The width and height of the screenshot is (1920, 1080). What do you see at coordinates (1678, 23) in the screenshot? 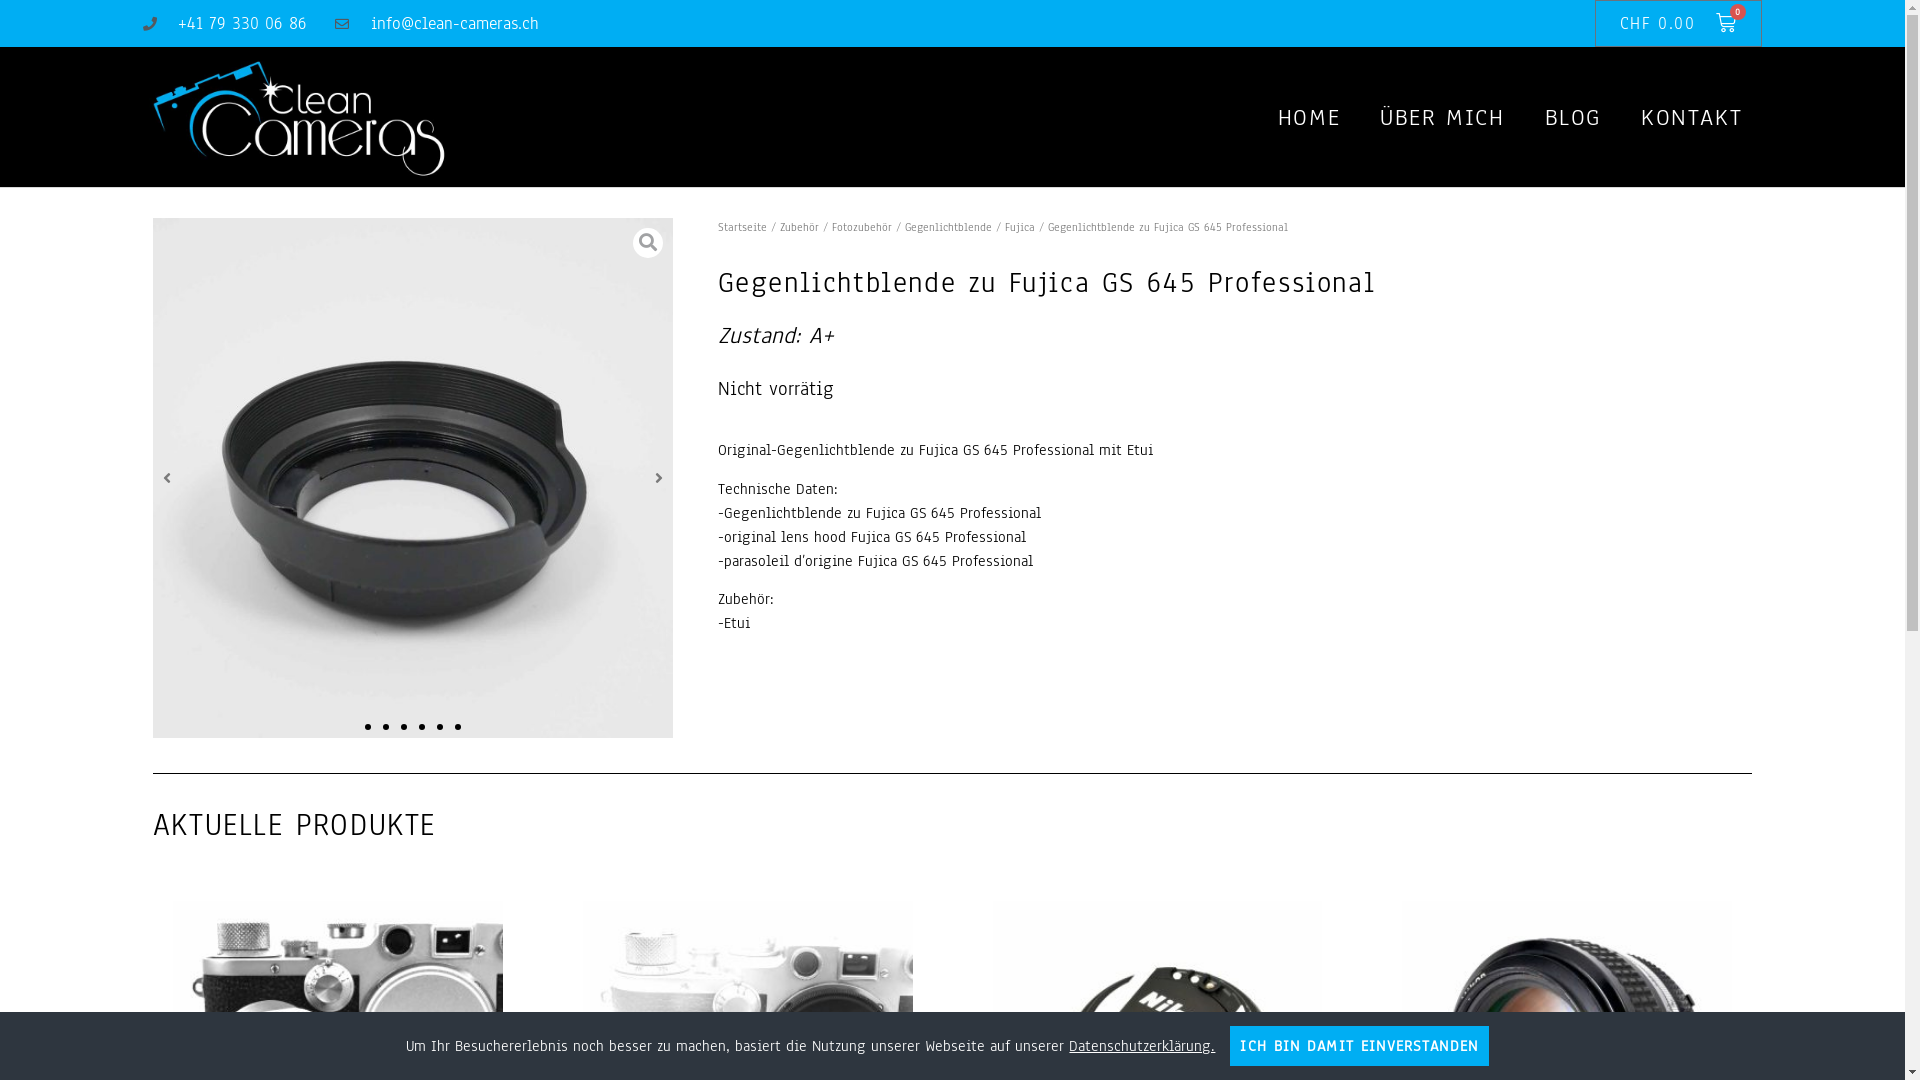
I see `'CHF 0.00` at bounding box center [1678, 23].